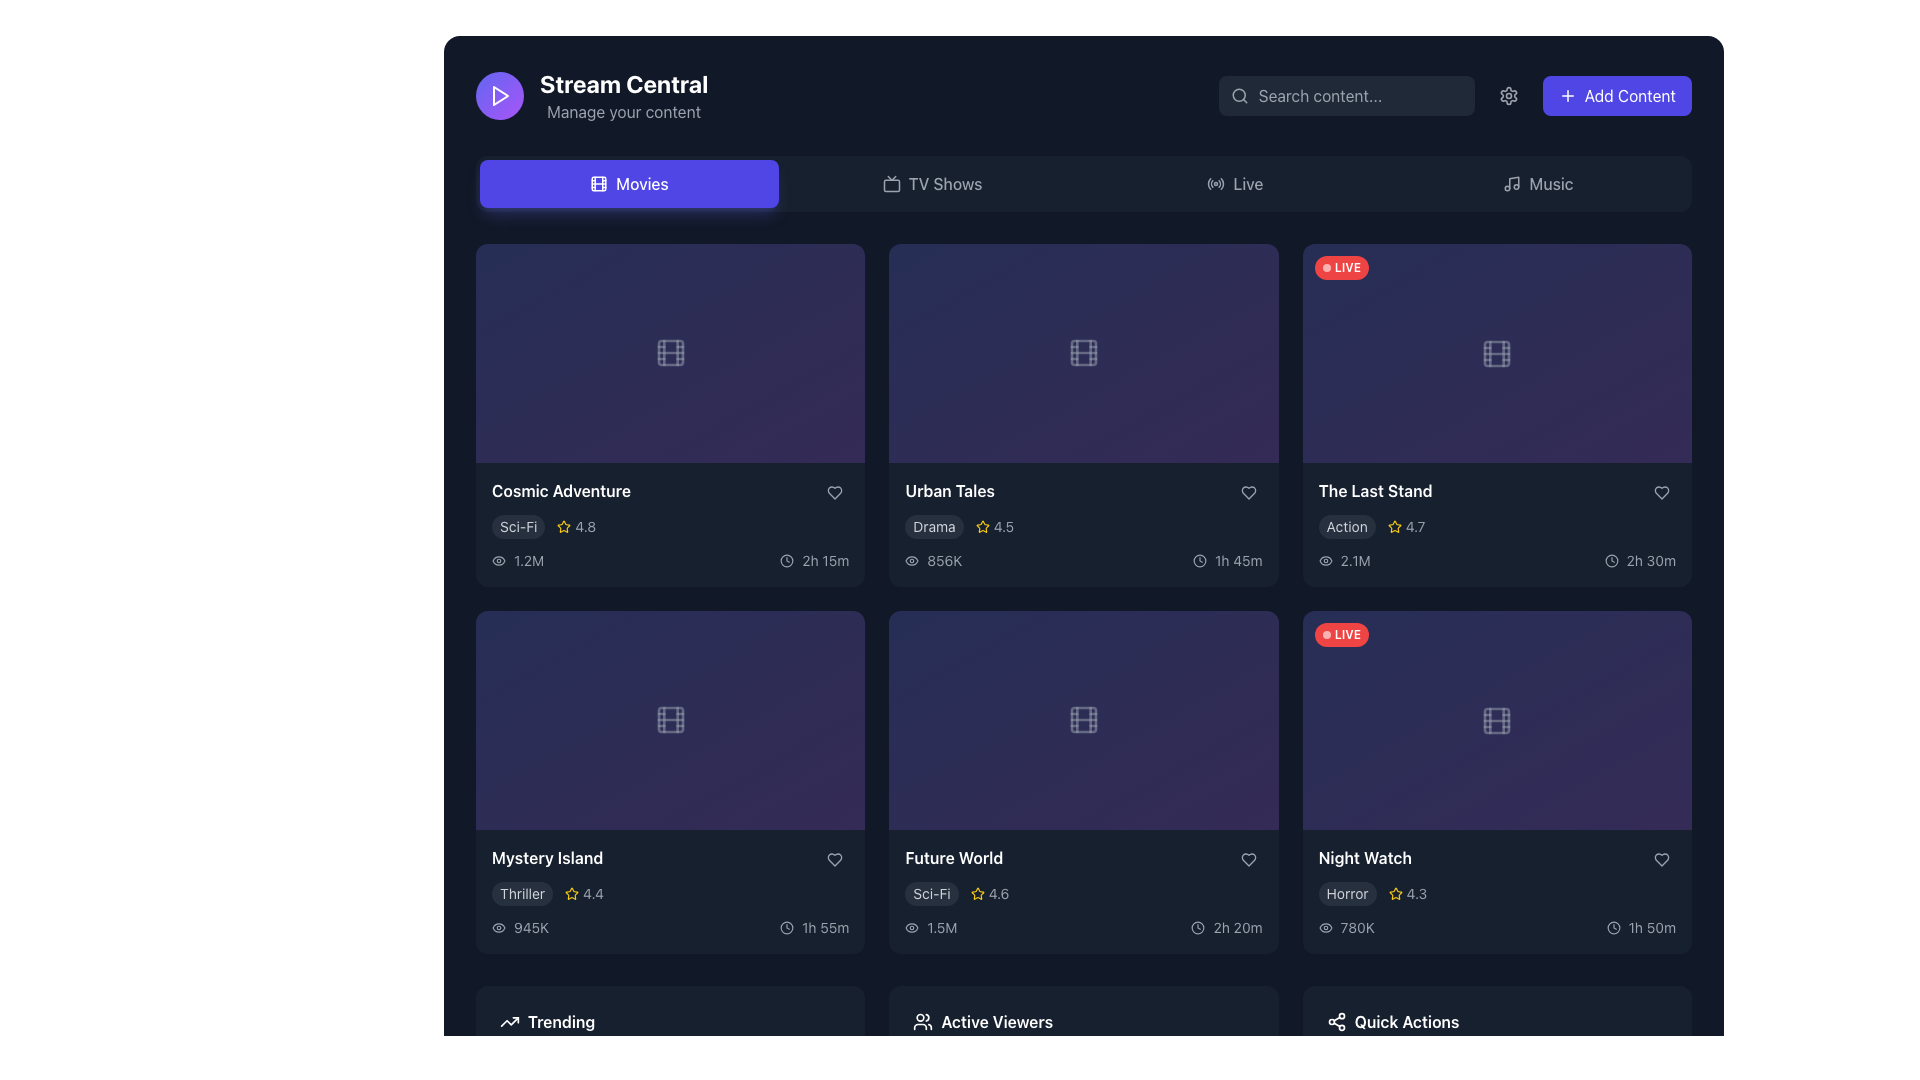 This screenshot has height=1080, width=1920. I want to click on the heart-shaped outline icon button in the 'Future World' card to mark the item as favorite, so click(1247, 859).